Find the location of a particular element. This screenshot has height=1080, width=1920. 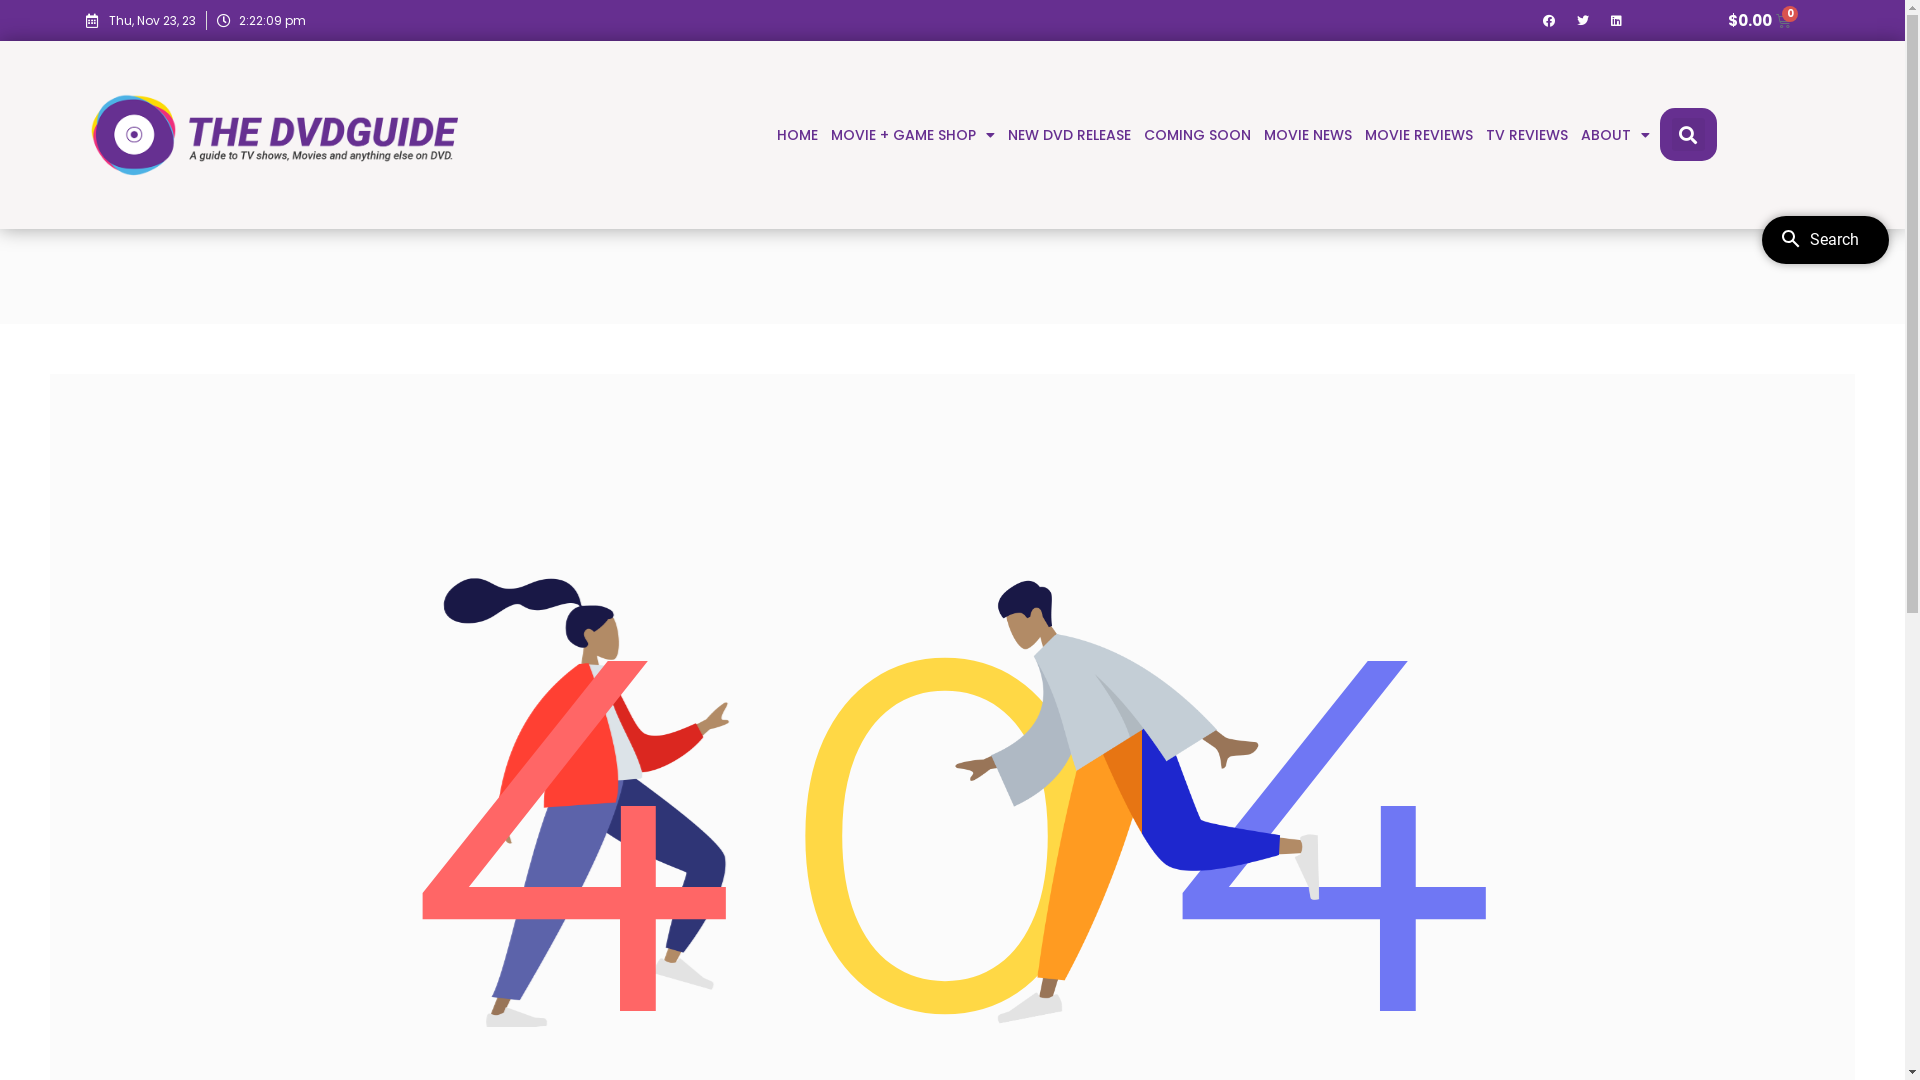

'COMING SOON' is located at coordinates (1197, 135).